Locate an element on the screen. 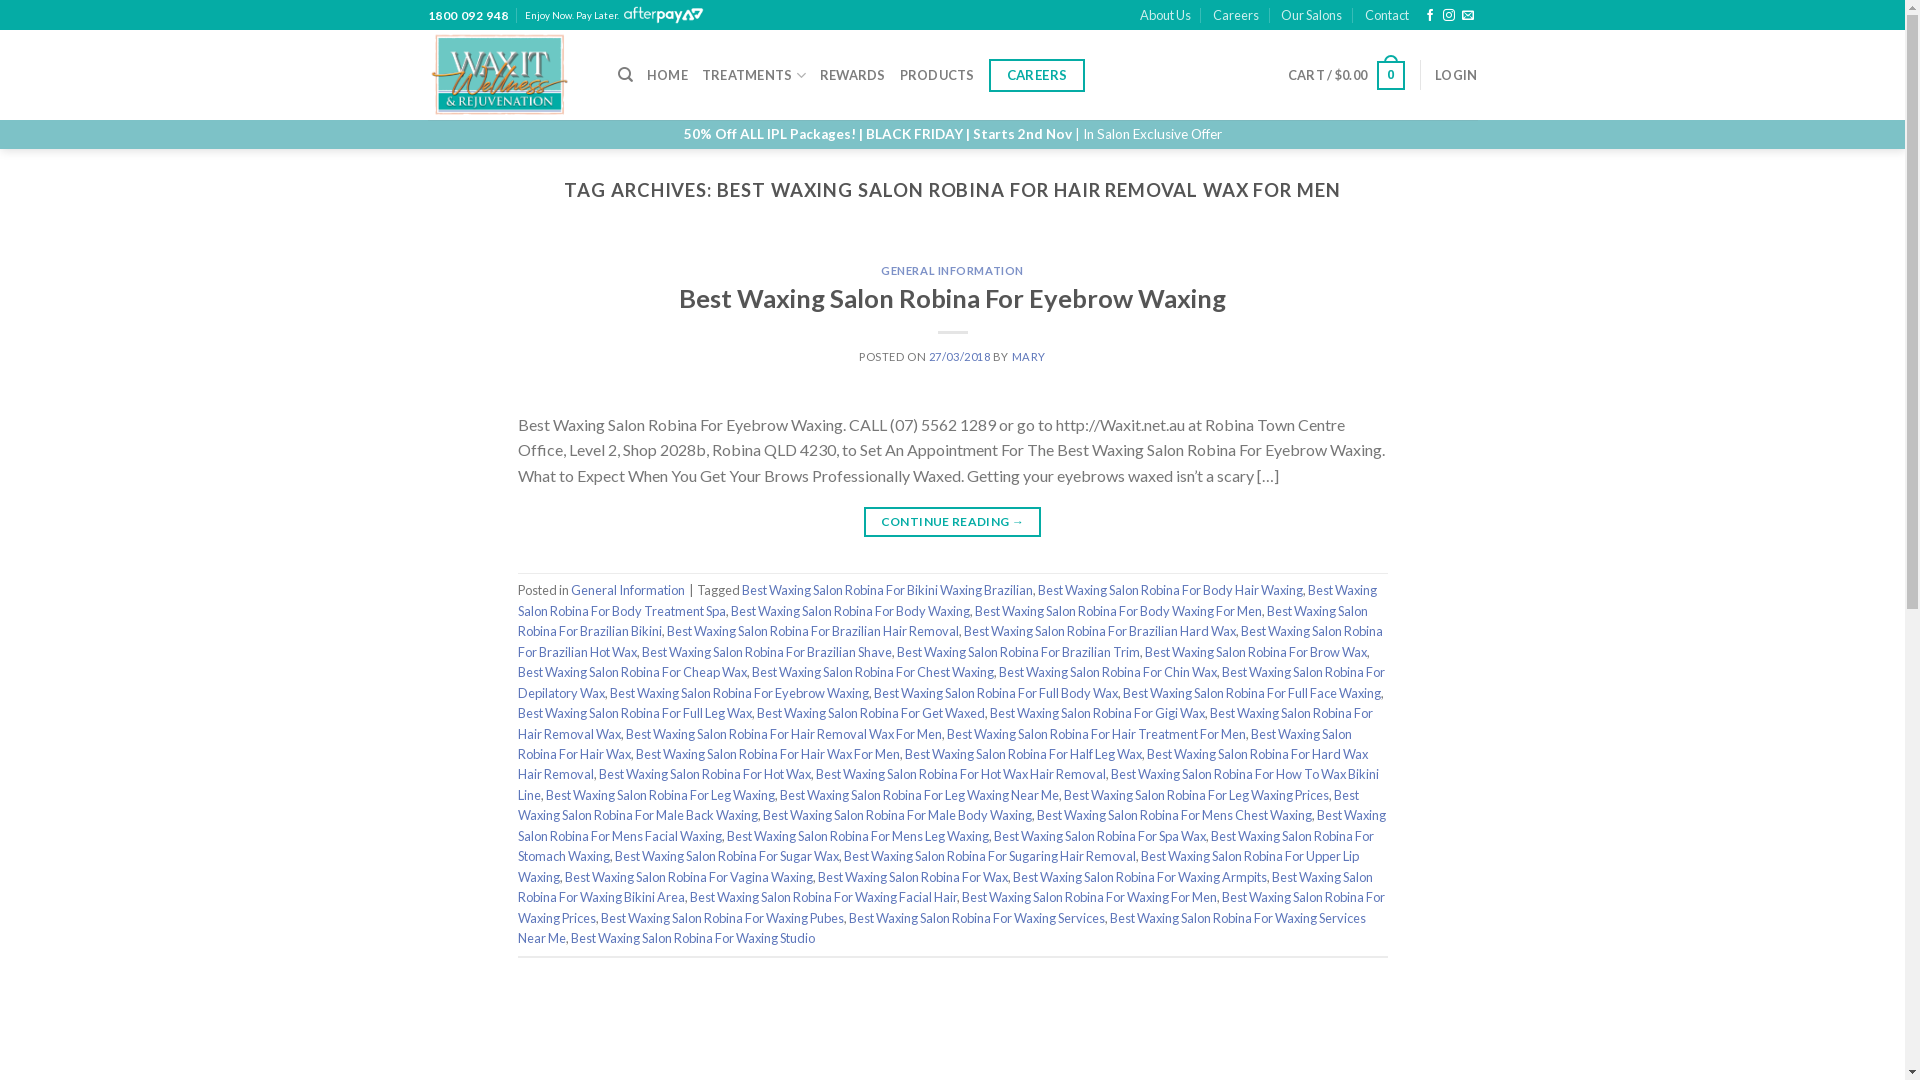  'REWARDS' is located at coordinates (820, 73).